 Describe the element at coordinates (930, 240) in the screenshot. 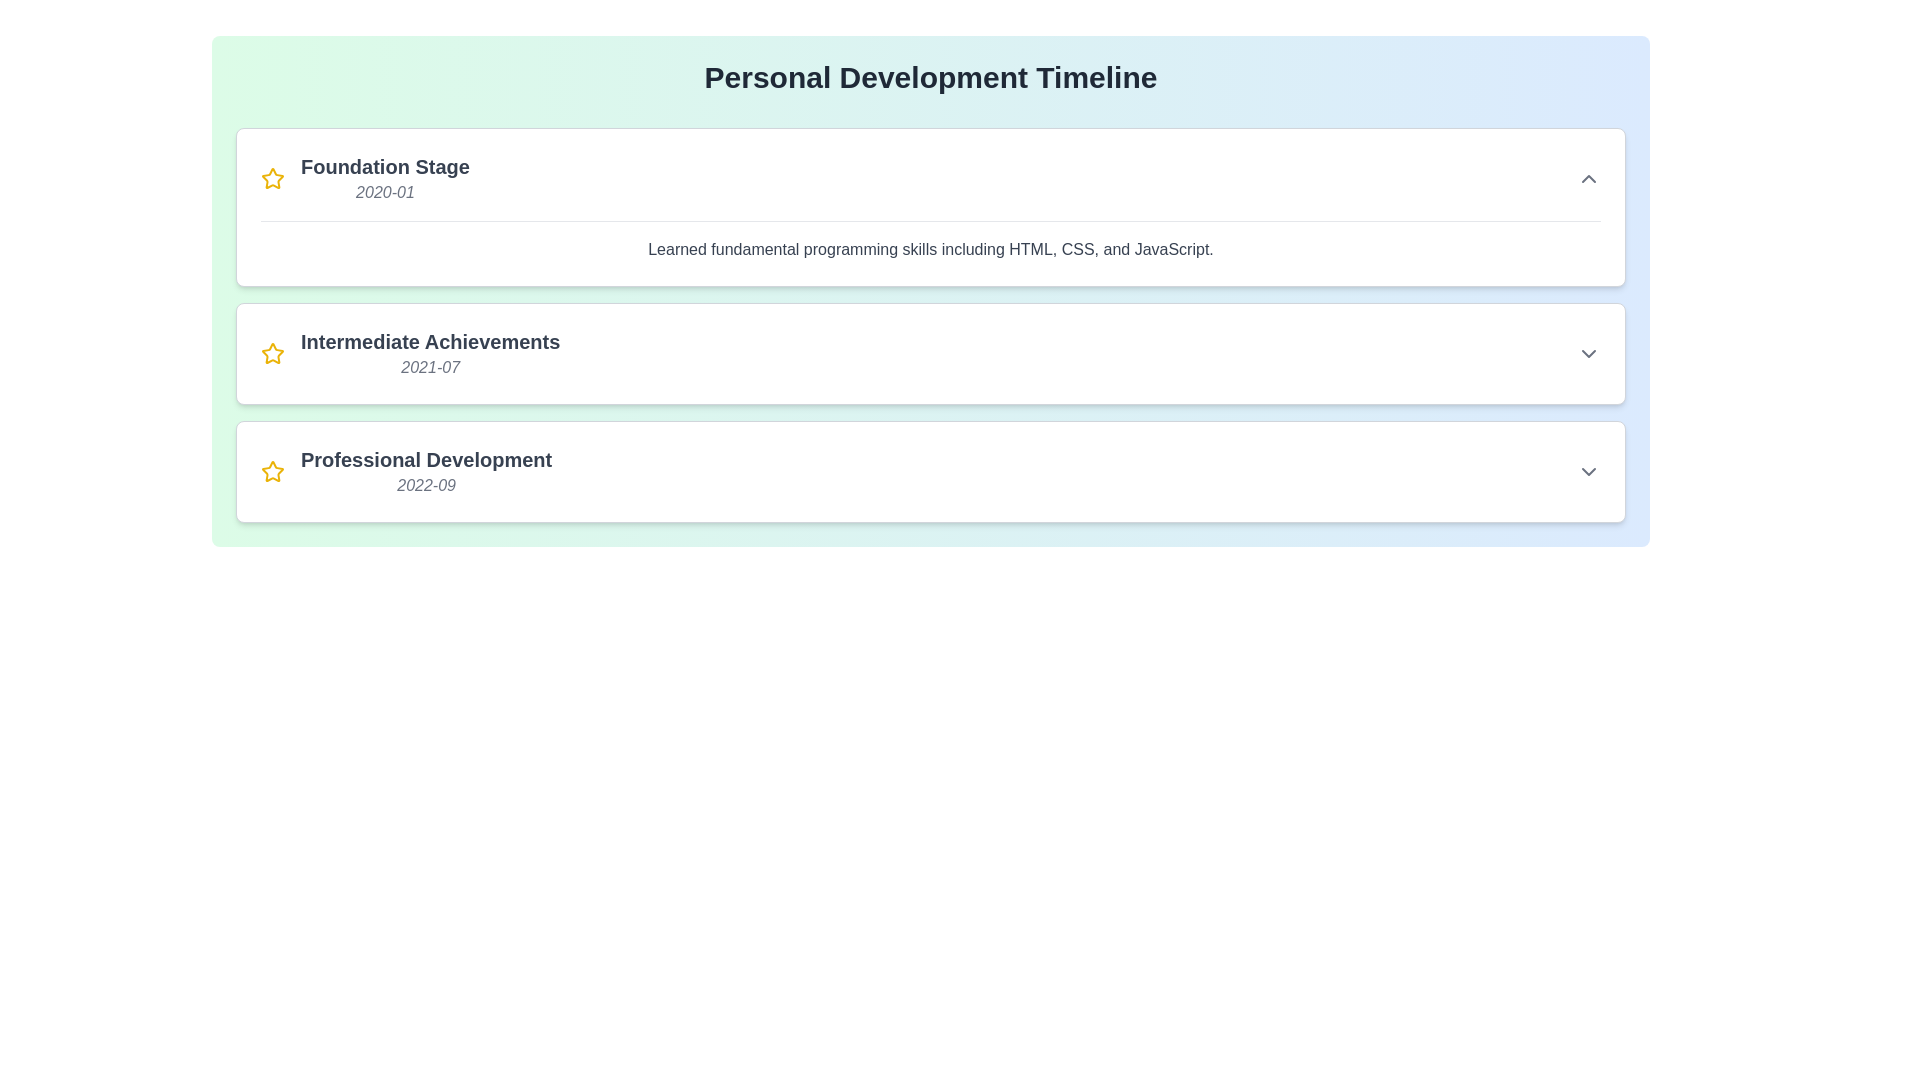

I see `text element that provides a description of achievements or skills learned during the 'Foundation Stage' period, located below the section header` at that location.